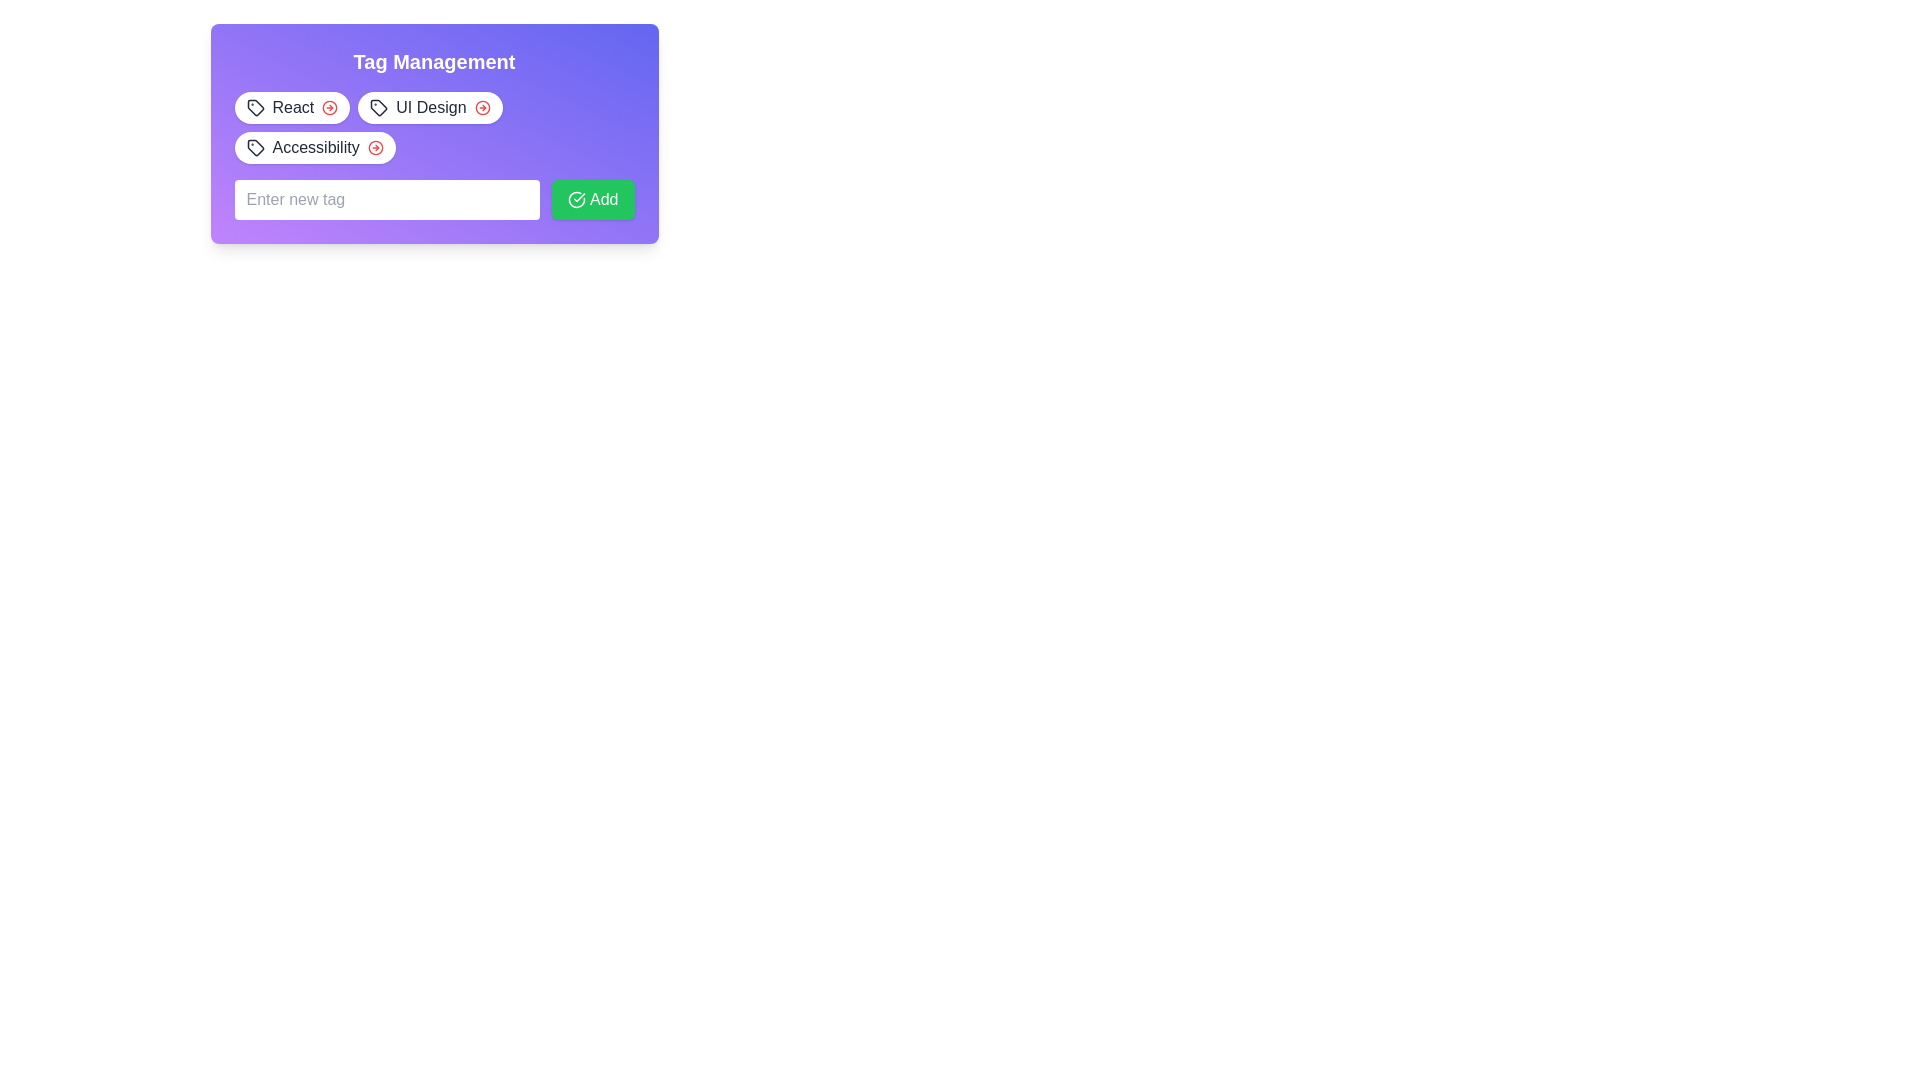  Describe the element at coordinates (482, 108) in the screenshot. I see `the SVG circle element with a thin border, which is part of an icon group positioned to the right of the 'Tag Management' header` at that location.